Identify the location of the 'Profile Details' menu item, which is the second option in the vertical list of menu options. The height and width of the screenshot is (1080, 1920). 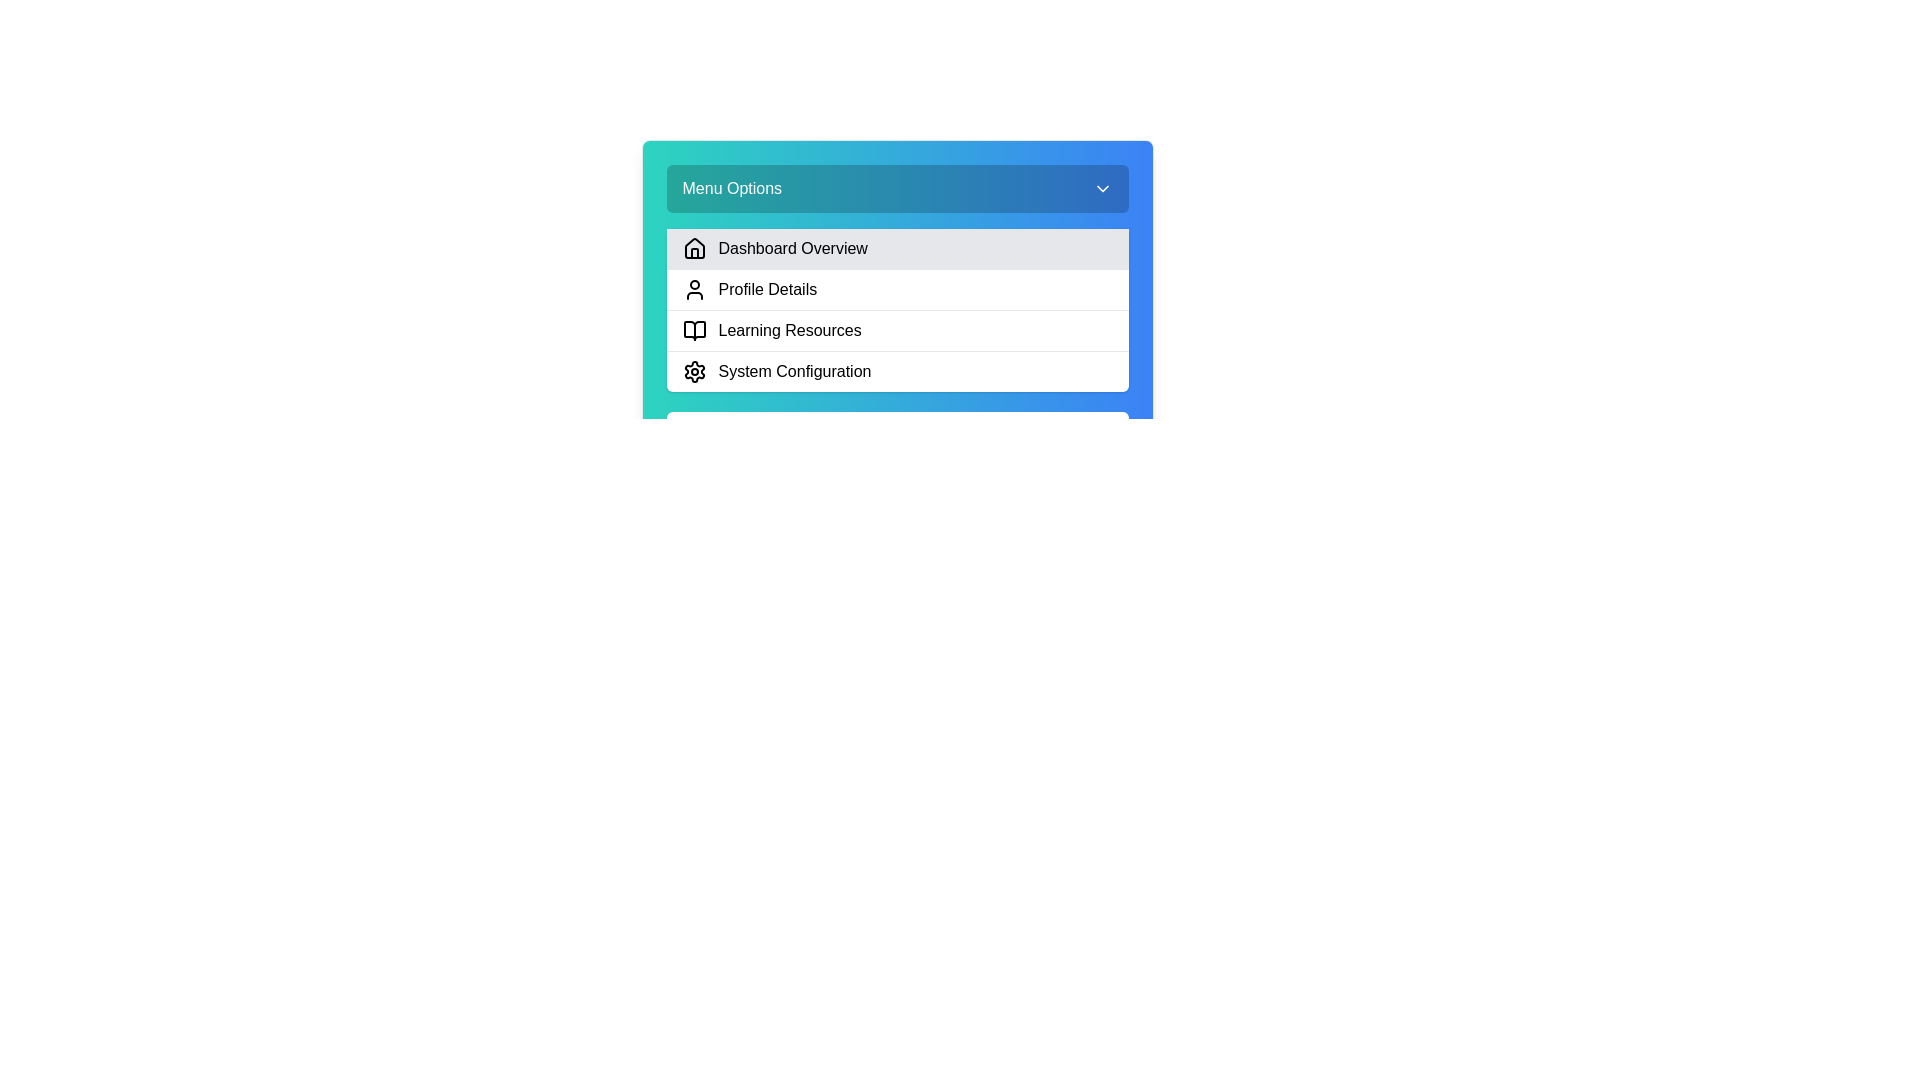
(896, 289).